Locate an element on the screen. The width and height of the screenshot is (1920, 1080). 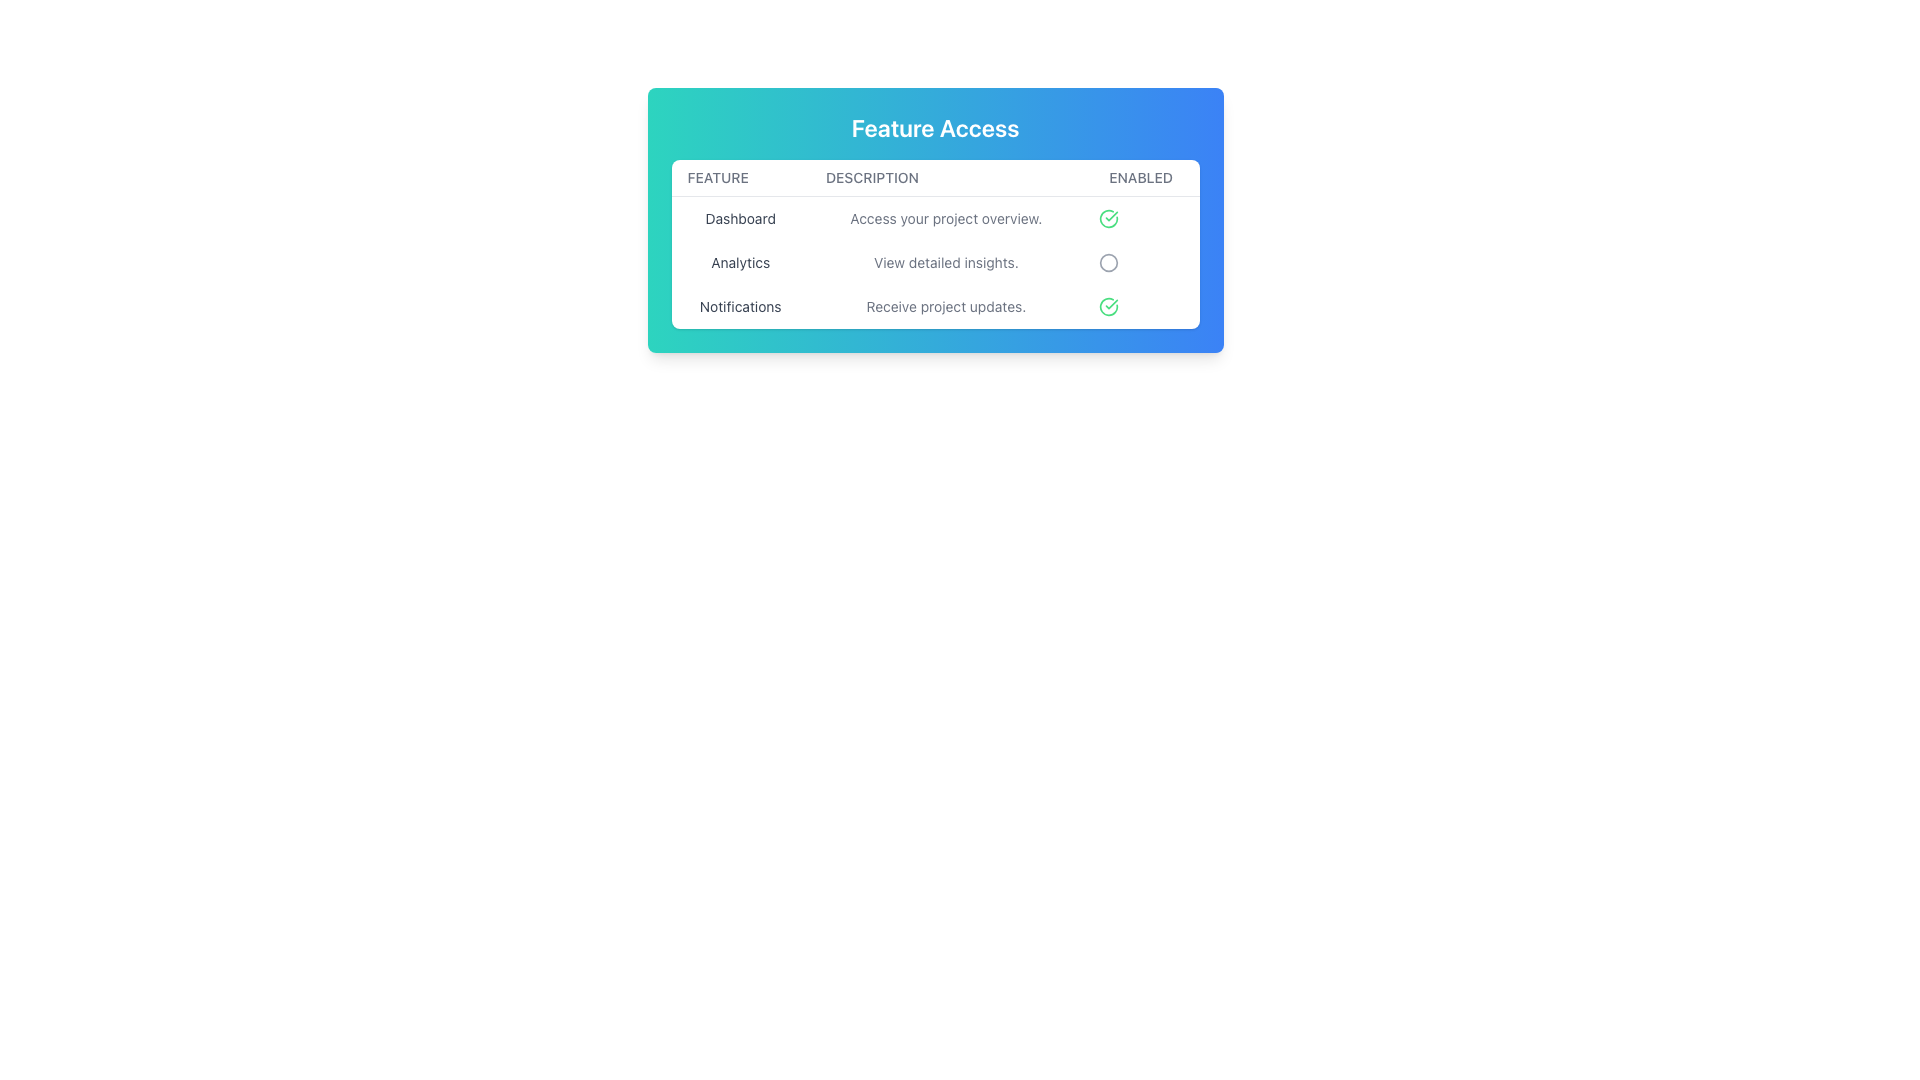
the 'Analytics' text label located in the second row of the tabular layout under the 'FEATURE' column for contextual interactions is located at coordinates (739, 261).